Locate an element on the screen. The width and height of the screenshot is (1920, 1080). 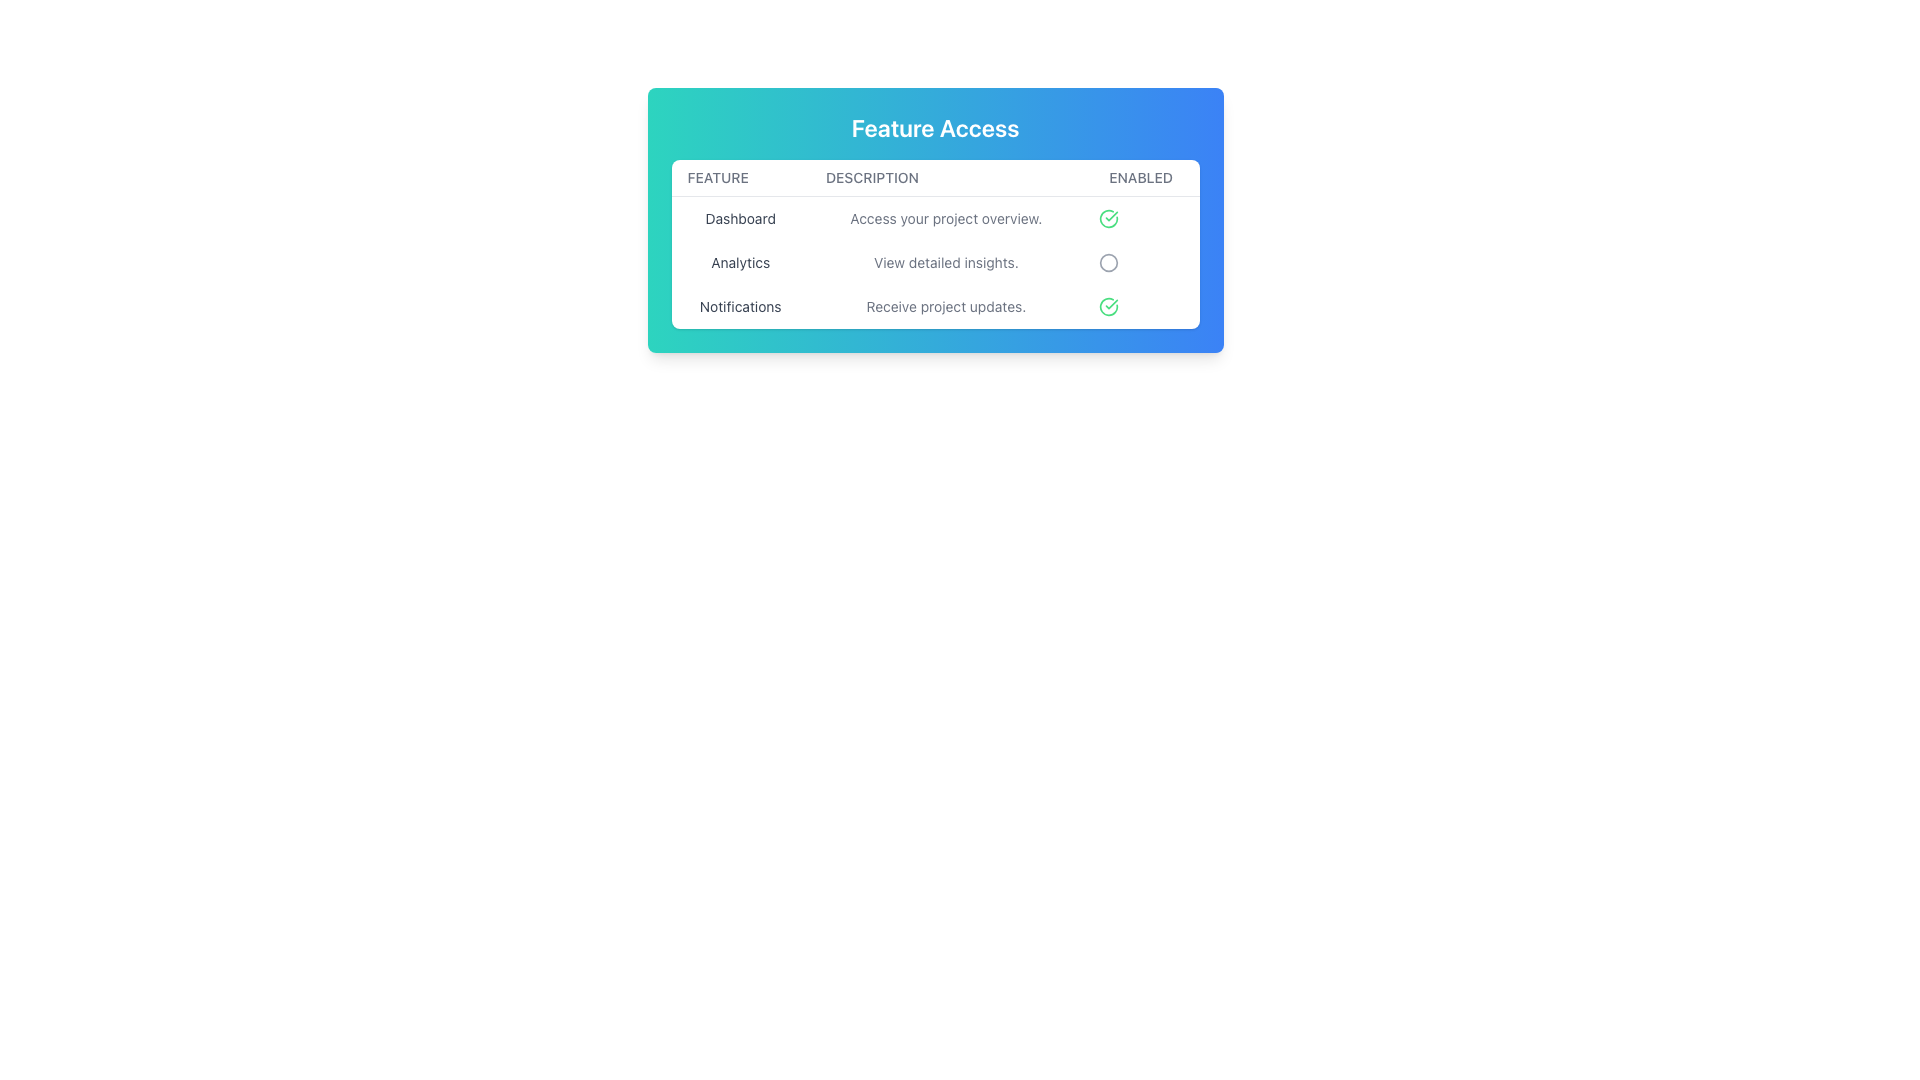
the 'Analytics' text label located in the second row of the tabular layout under the 'FEATURE' column for contextual interactions is located at coordinates (739, 261).